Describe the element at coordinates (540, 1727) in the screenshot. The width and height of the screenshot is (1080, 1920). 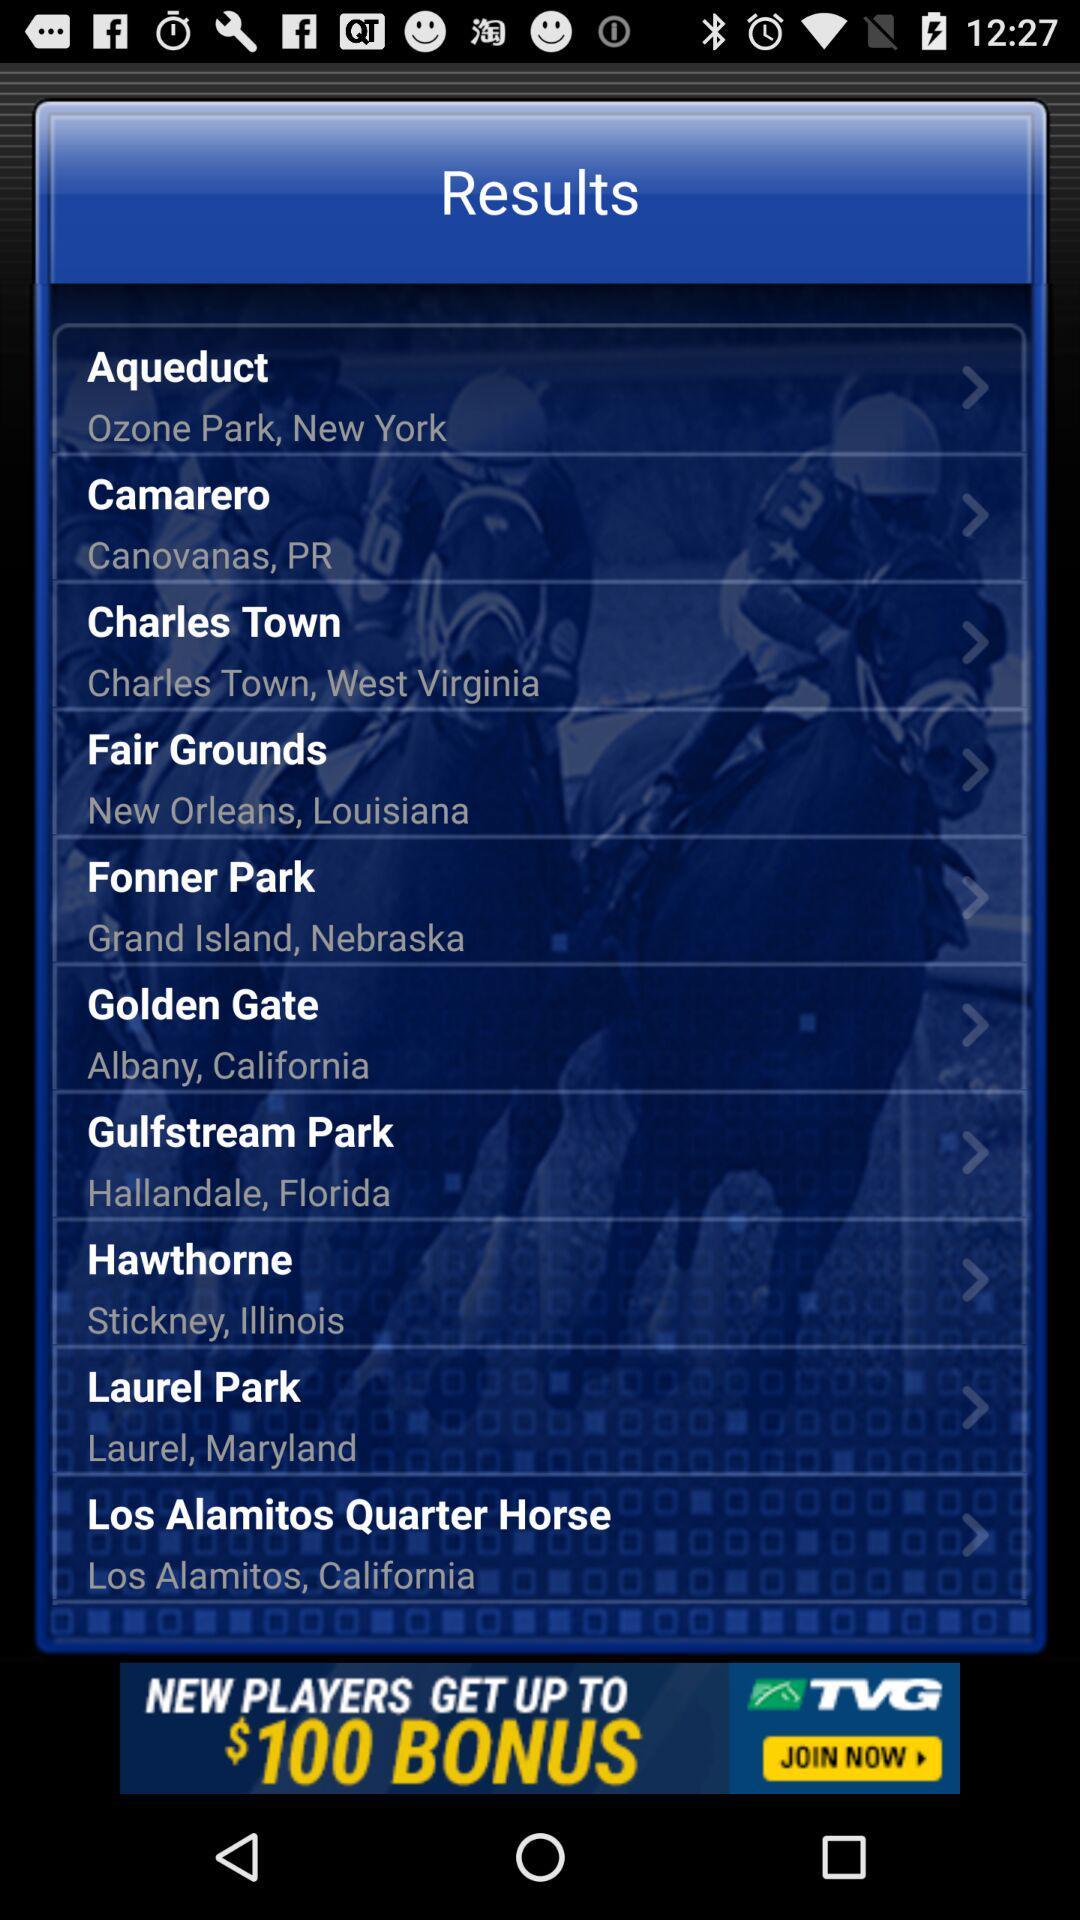
I see `advertisement` at that location.